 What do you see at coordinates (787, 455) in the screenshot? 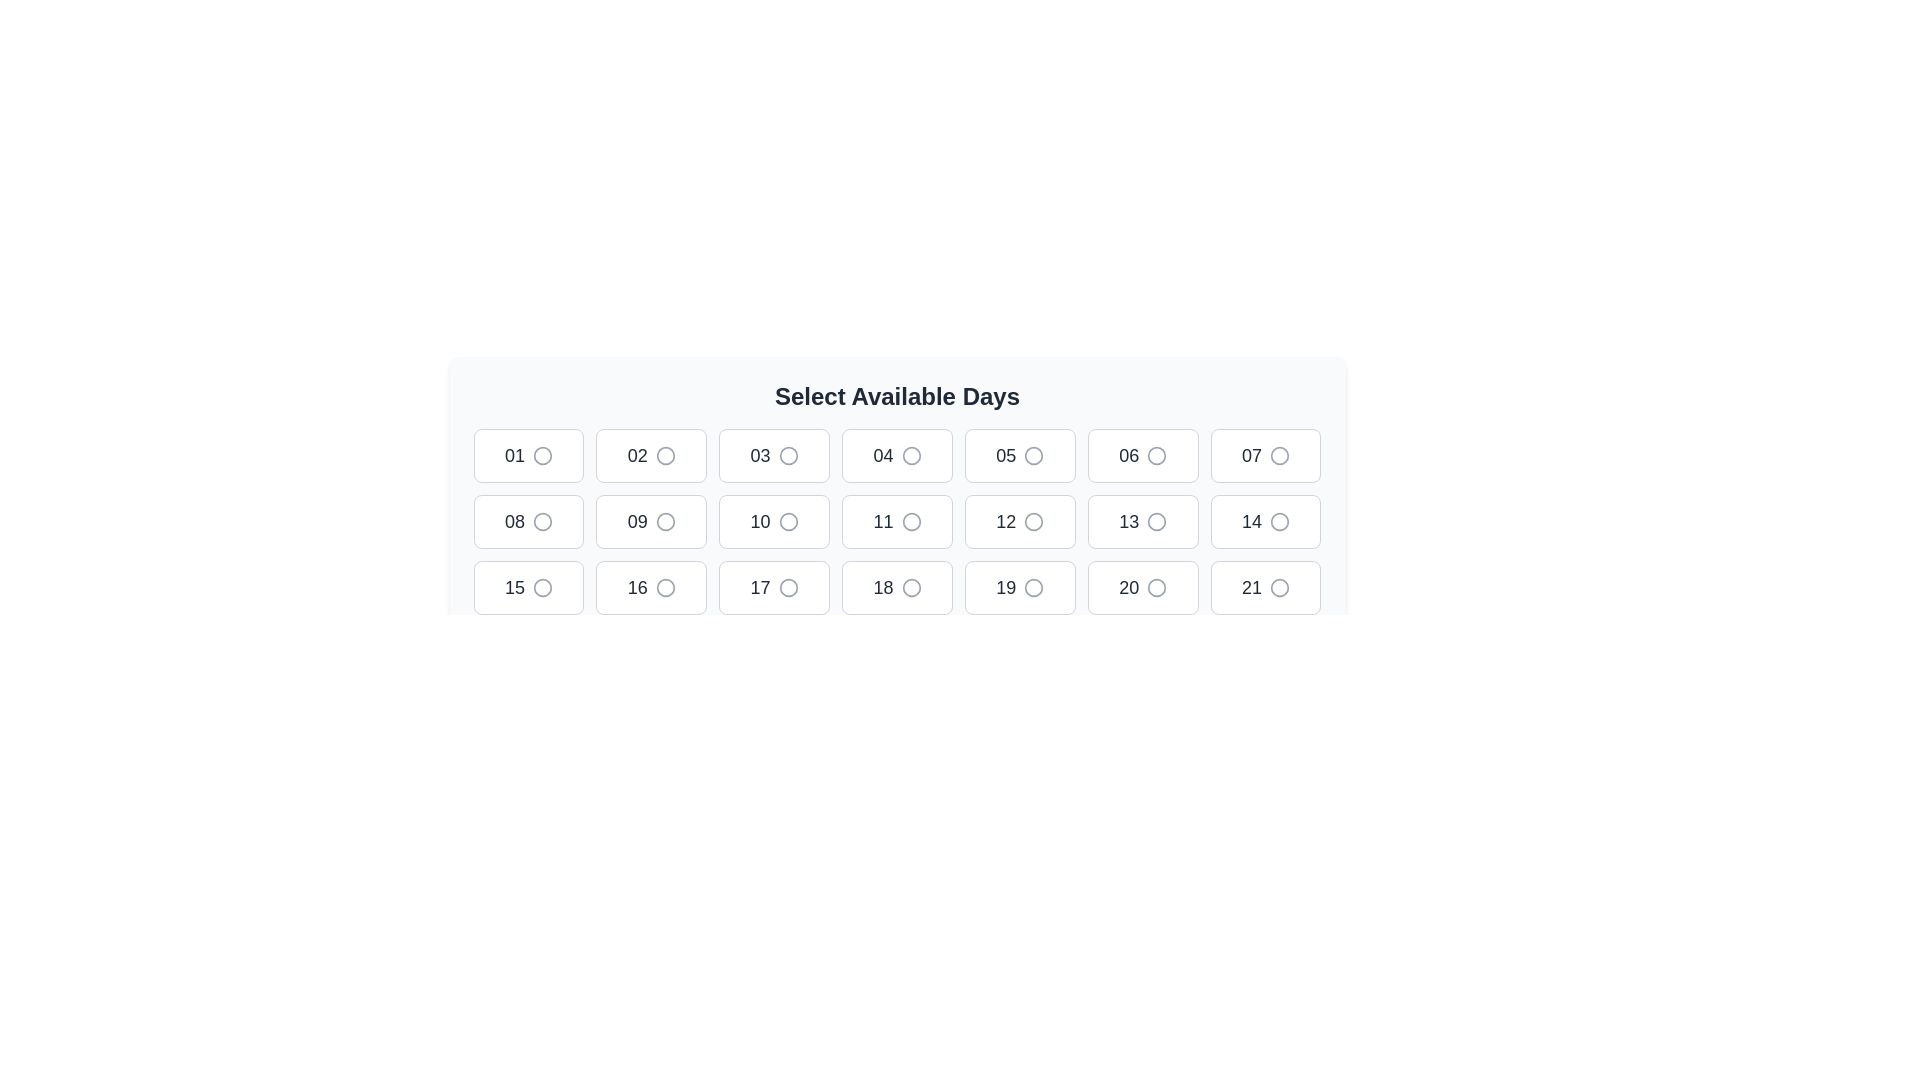
I see `the third circular selection indicator (radio button) in the grid layout` at bounding box center [787, 455].